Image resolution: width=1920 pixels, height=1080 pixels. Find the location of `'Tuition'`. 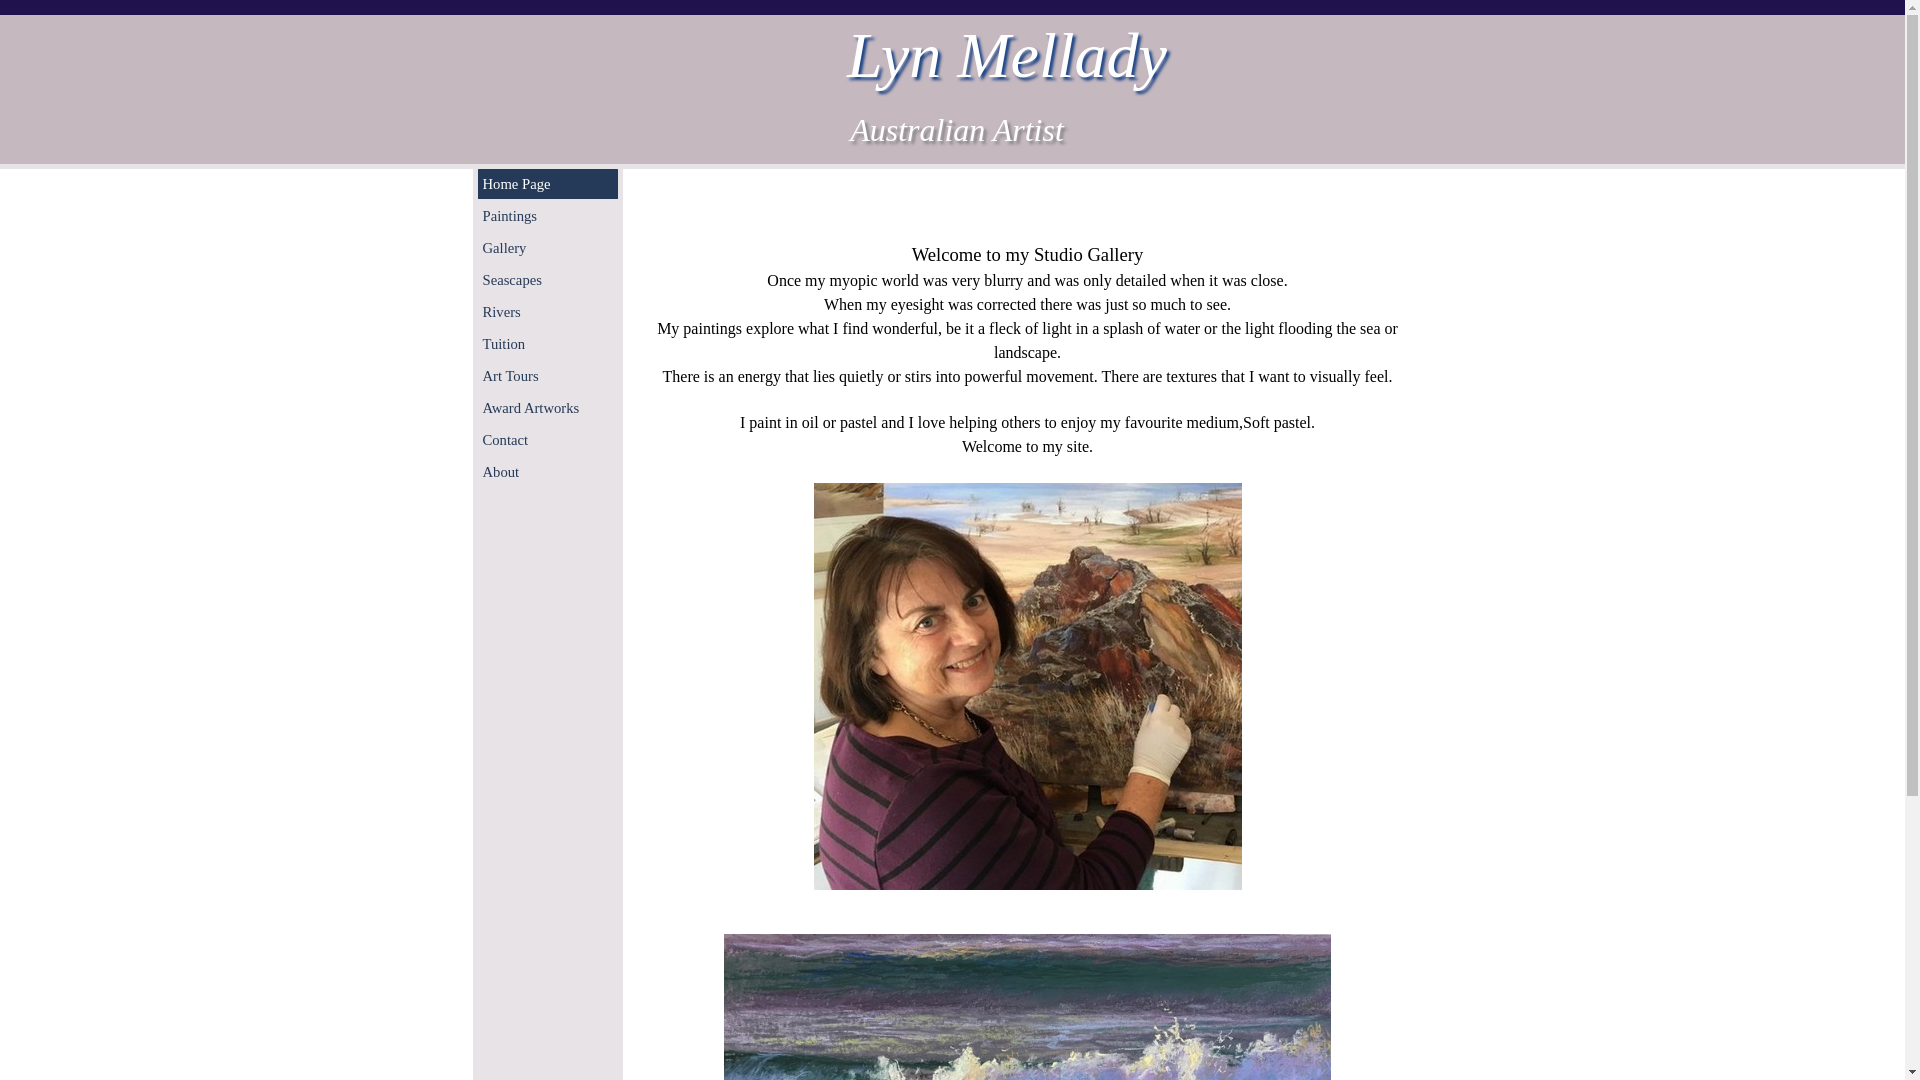

'Tuition' is located at coordinates (547, 342).